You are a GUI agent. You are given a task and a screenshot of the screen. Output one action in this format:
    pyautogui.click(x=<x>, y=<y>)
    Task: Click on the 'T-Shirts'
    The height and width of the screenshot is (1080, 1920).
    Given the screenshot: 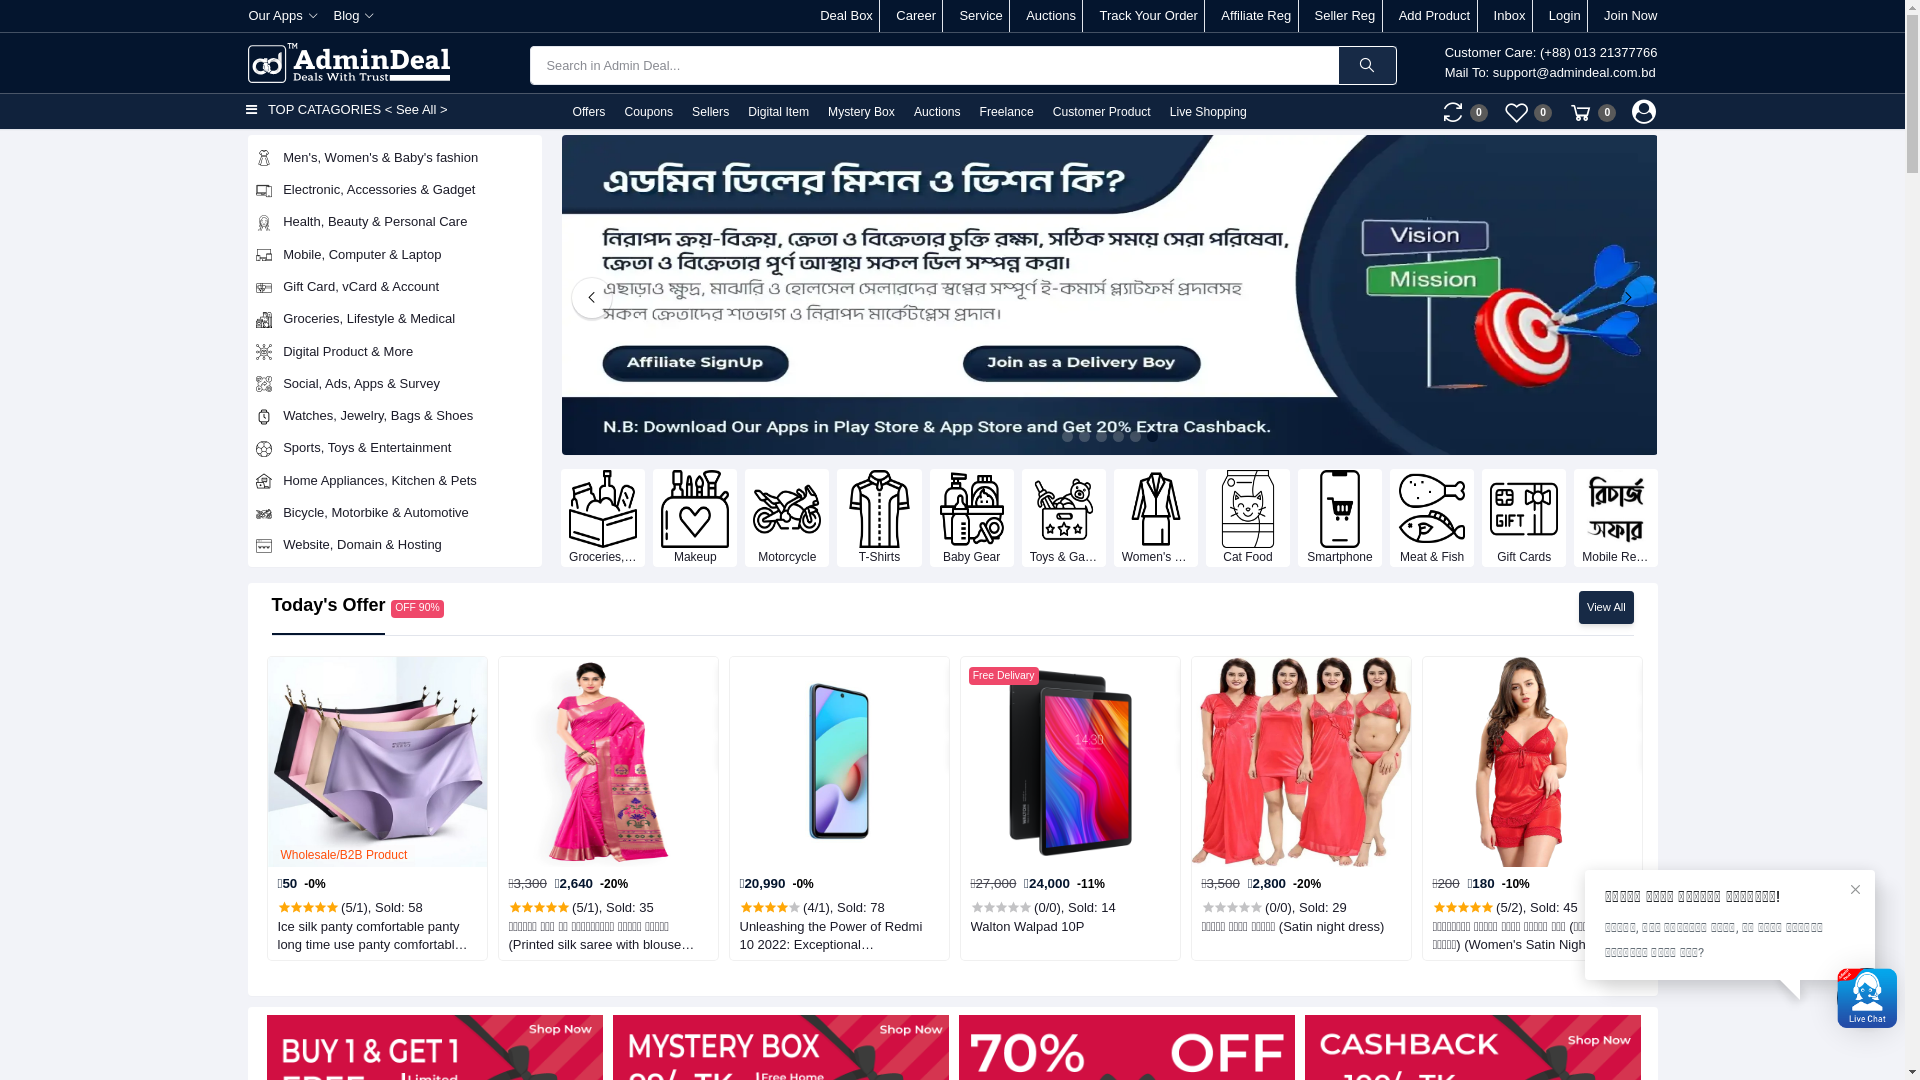 What is the action you would take?
    pyautogui.click(x=878, y=516)
    